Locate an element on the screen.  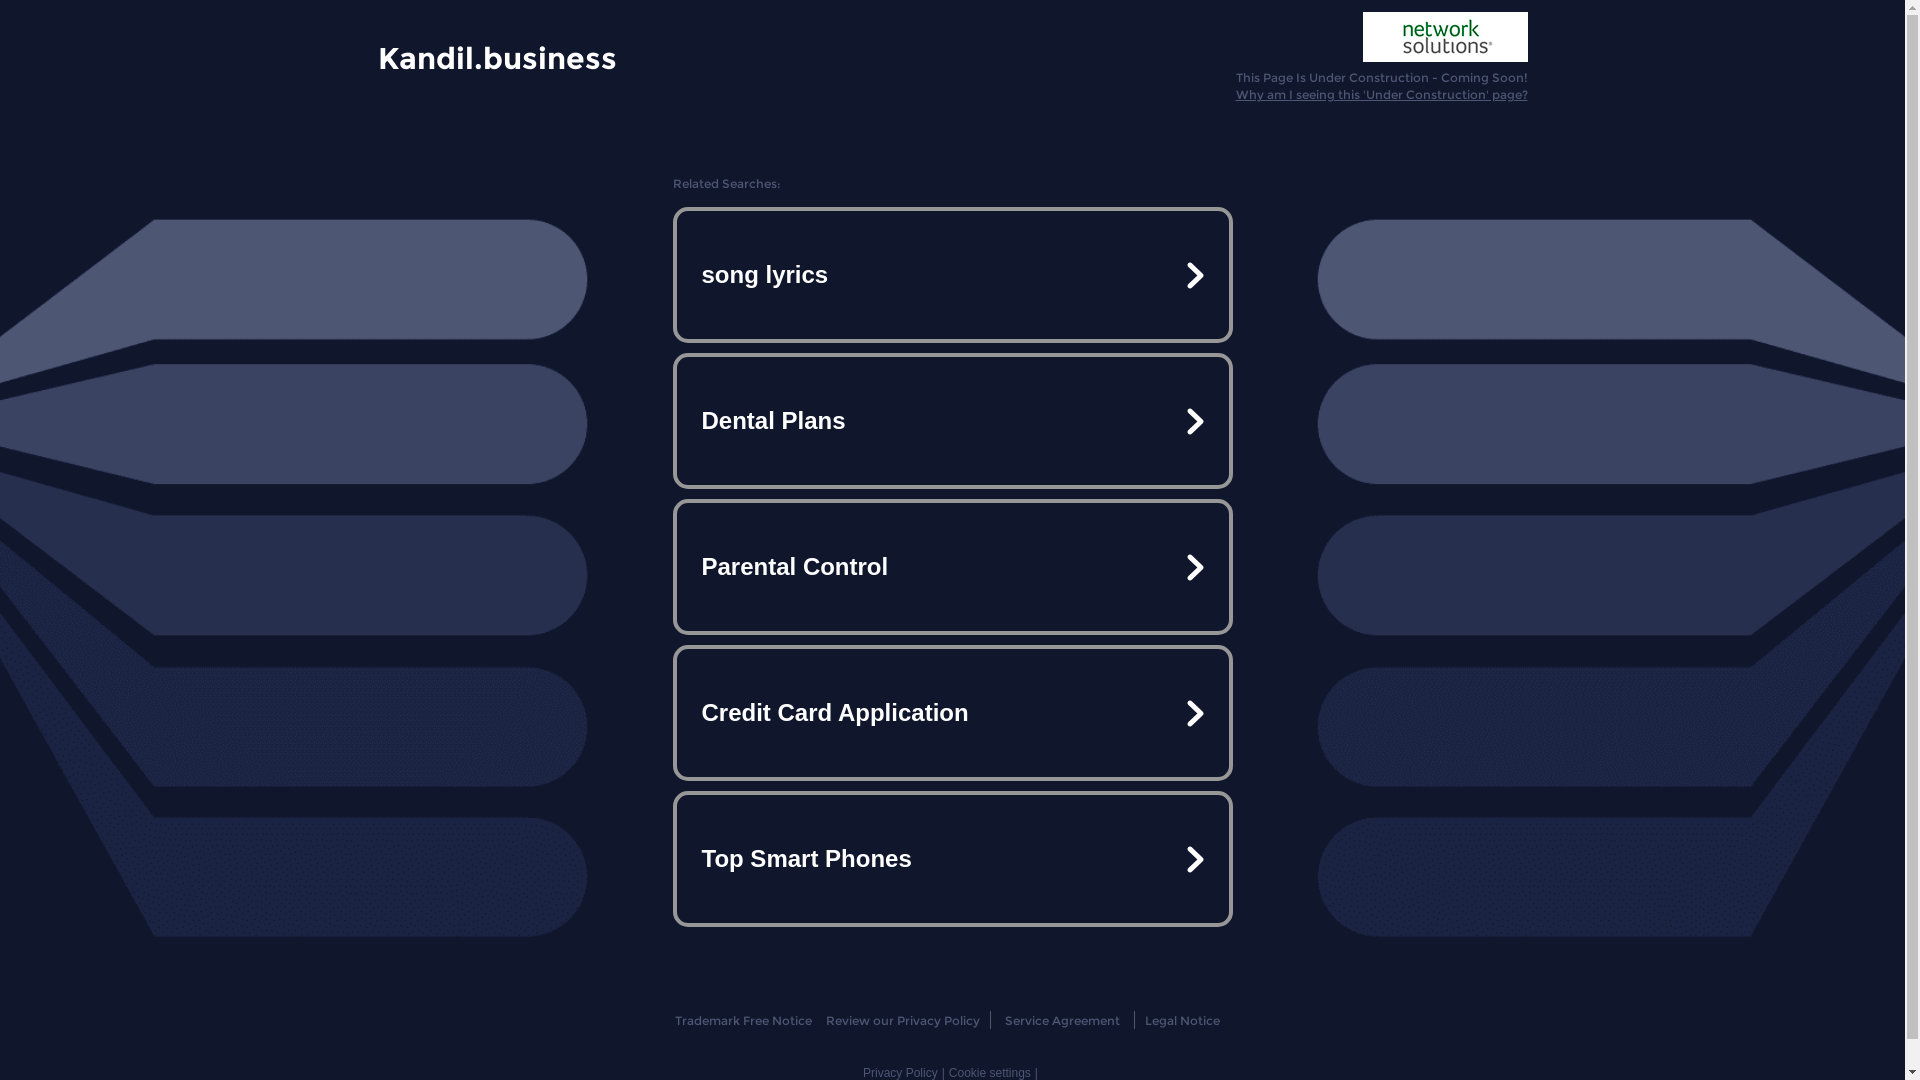
'Review our Privacy Policy' is located at coordinates (901, 1020).